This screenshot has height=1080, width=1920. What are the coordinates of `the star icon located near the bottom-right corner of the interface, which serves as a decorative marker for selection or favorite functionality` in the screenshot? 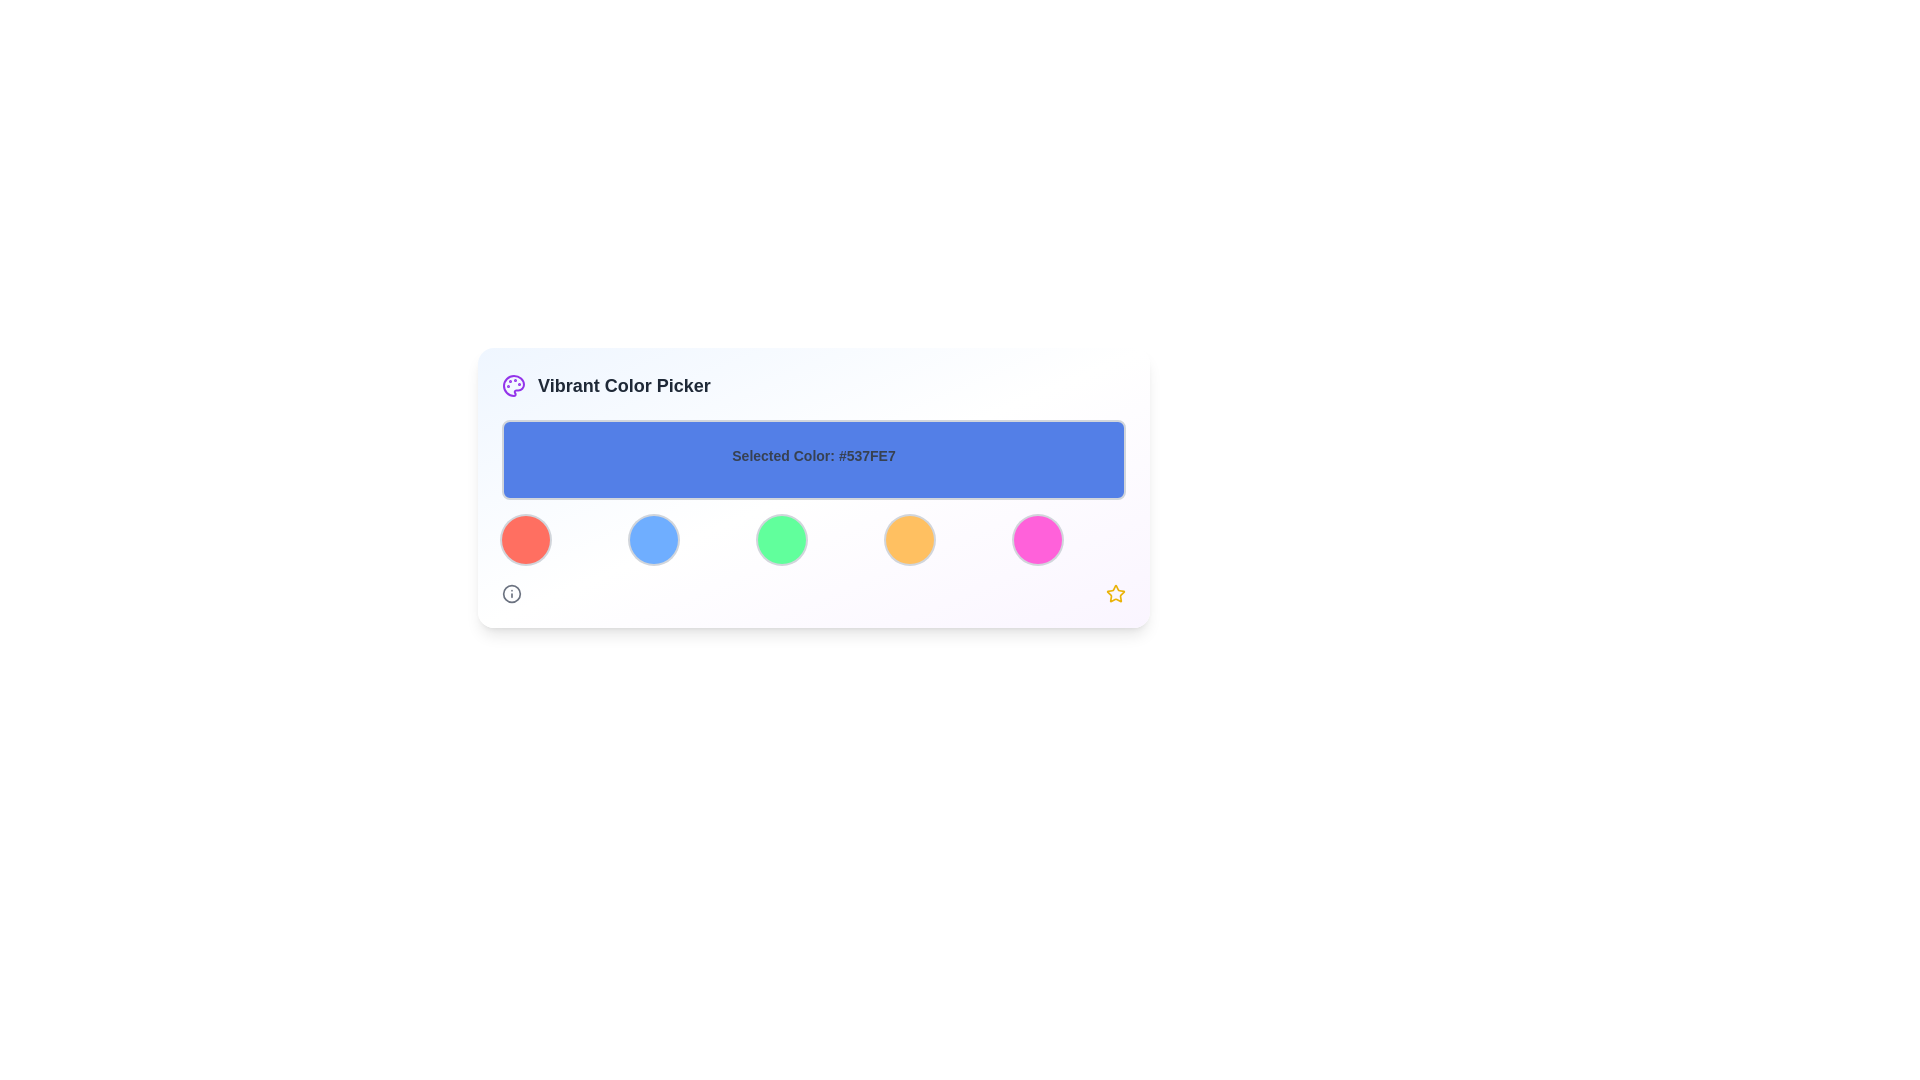 It's located at (1115, 592).